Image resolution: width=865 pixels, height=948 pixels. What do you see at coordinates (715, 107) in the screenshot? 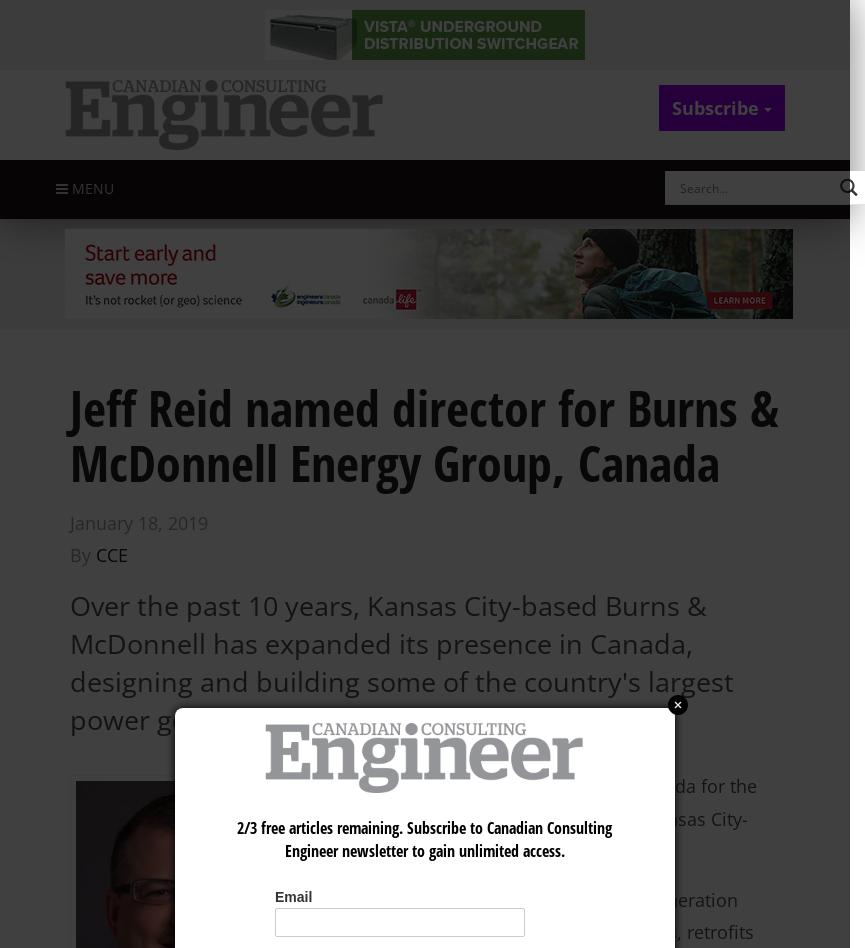
I see `'Subscribe'` at bounding box center [715, 107].